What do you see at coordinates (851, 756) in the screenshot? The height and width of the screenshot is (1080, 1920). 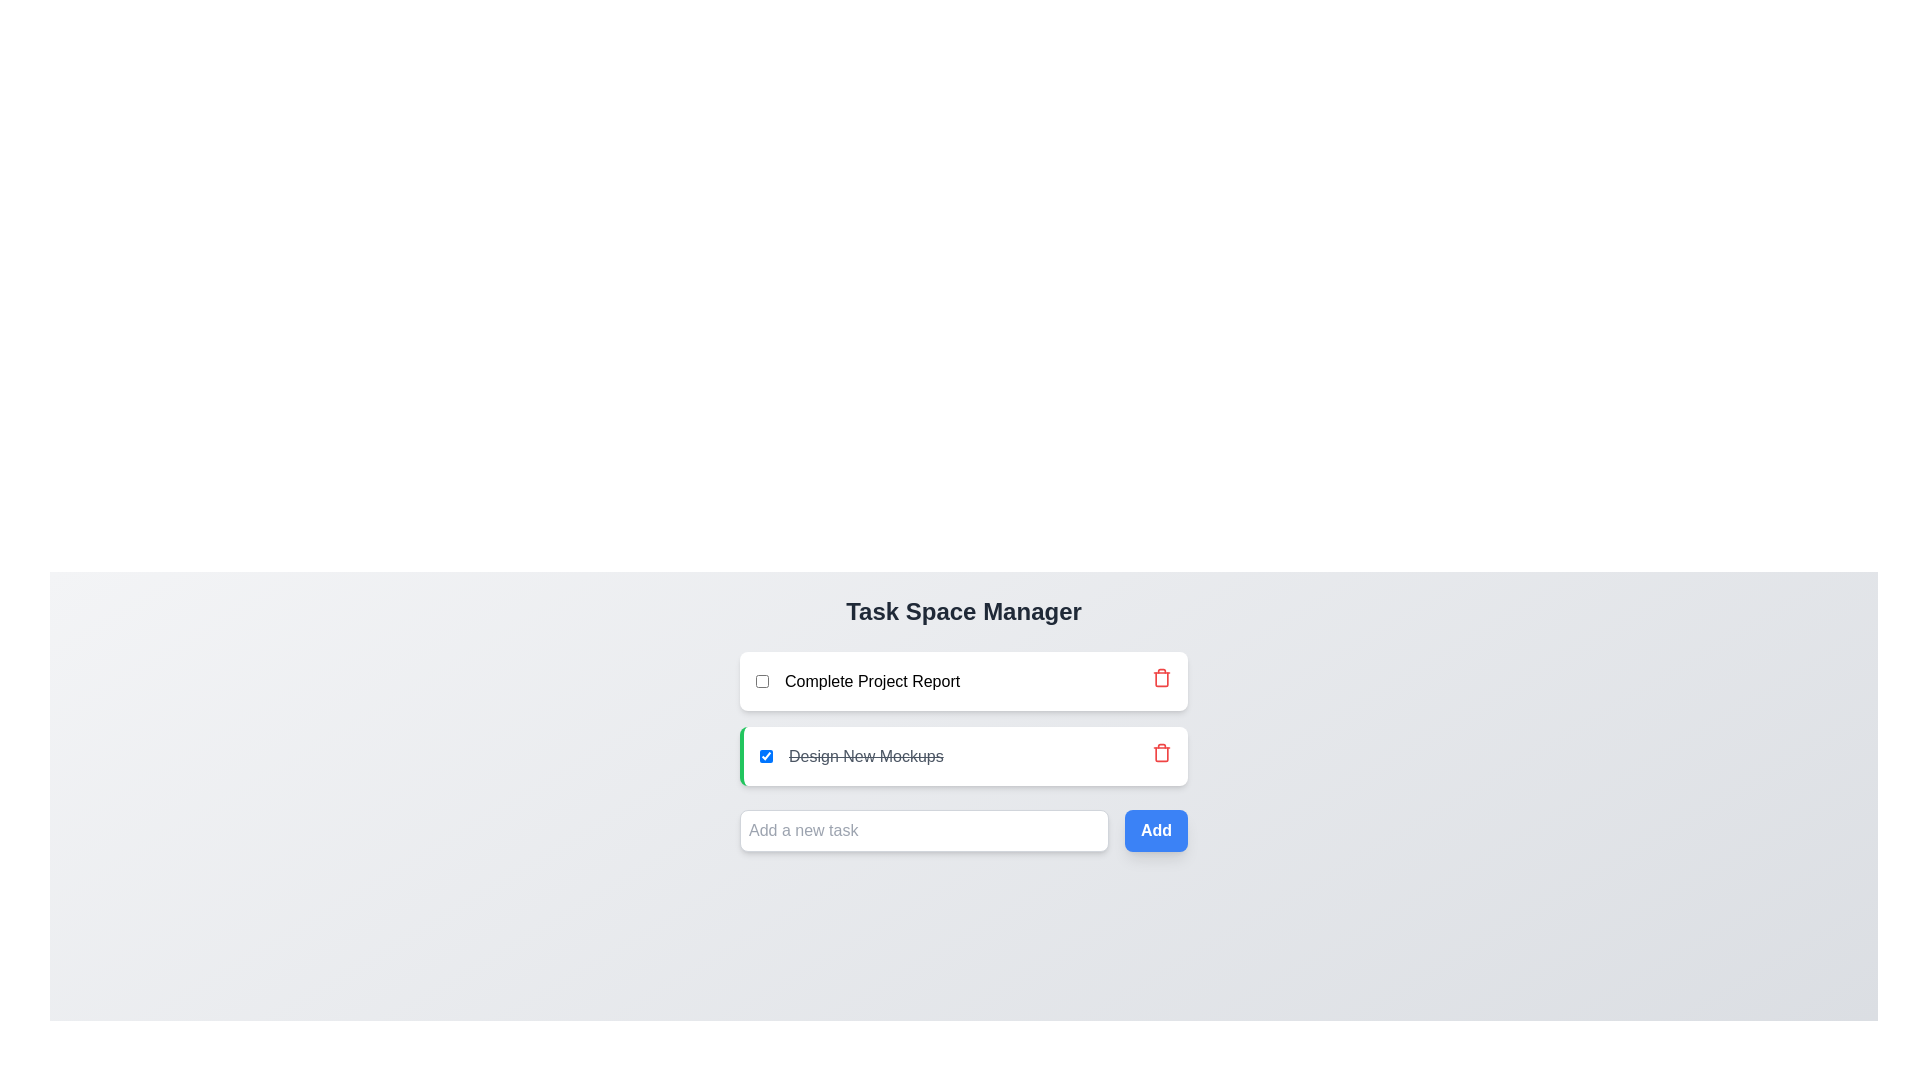 I see `the second task item` at bounding box center [851, 756].